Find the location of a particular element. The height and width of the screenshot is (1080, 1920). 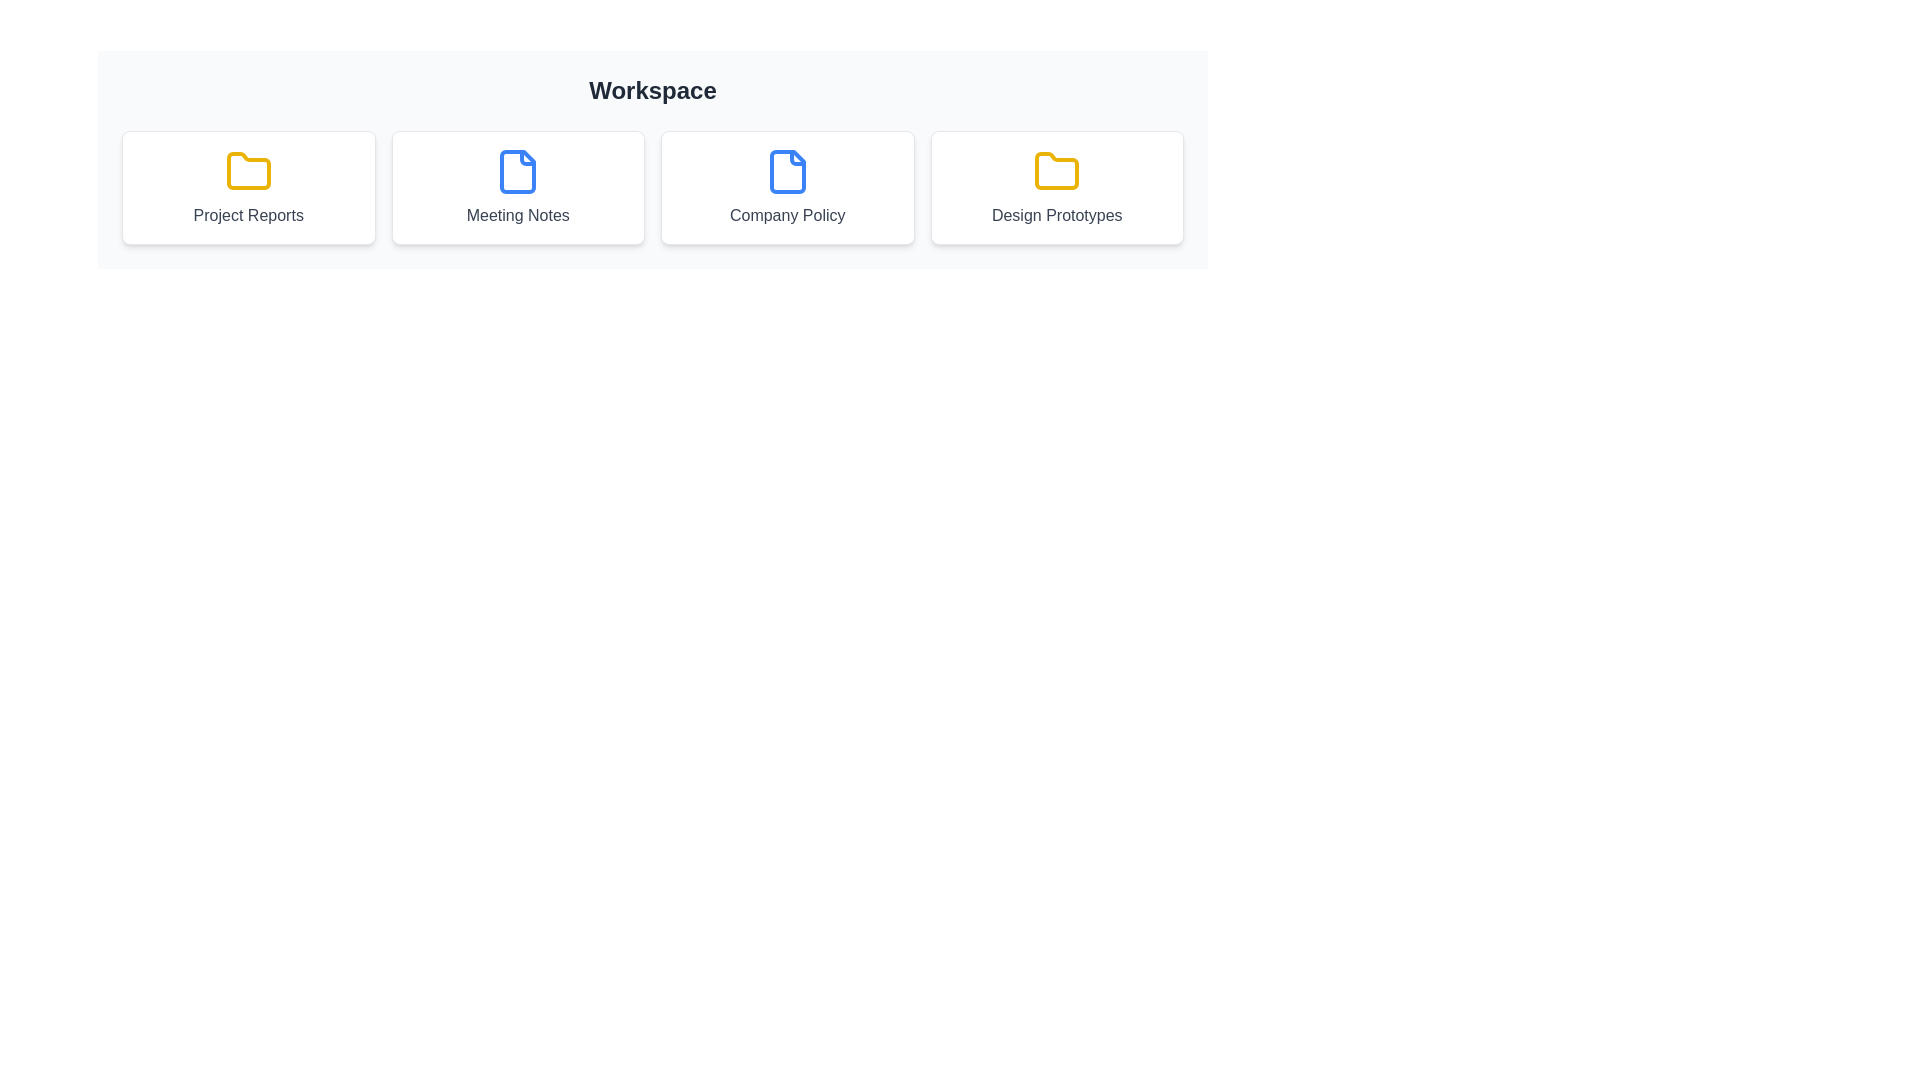

the blue-styled file icon located in the center of the second card labeled 'Workspace', positioned above the text 'Meeting Notes' is located at coordinates (518, 171).